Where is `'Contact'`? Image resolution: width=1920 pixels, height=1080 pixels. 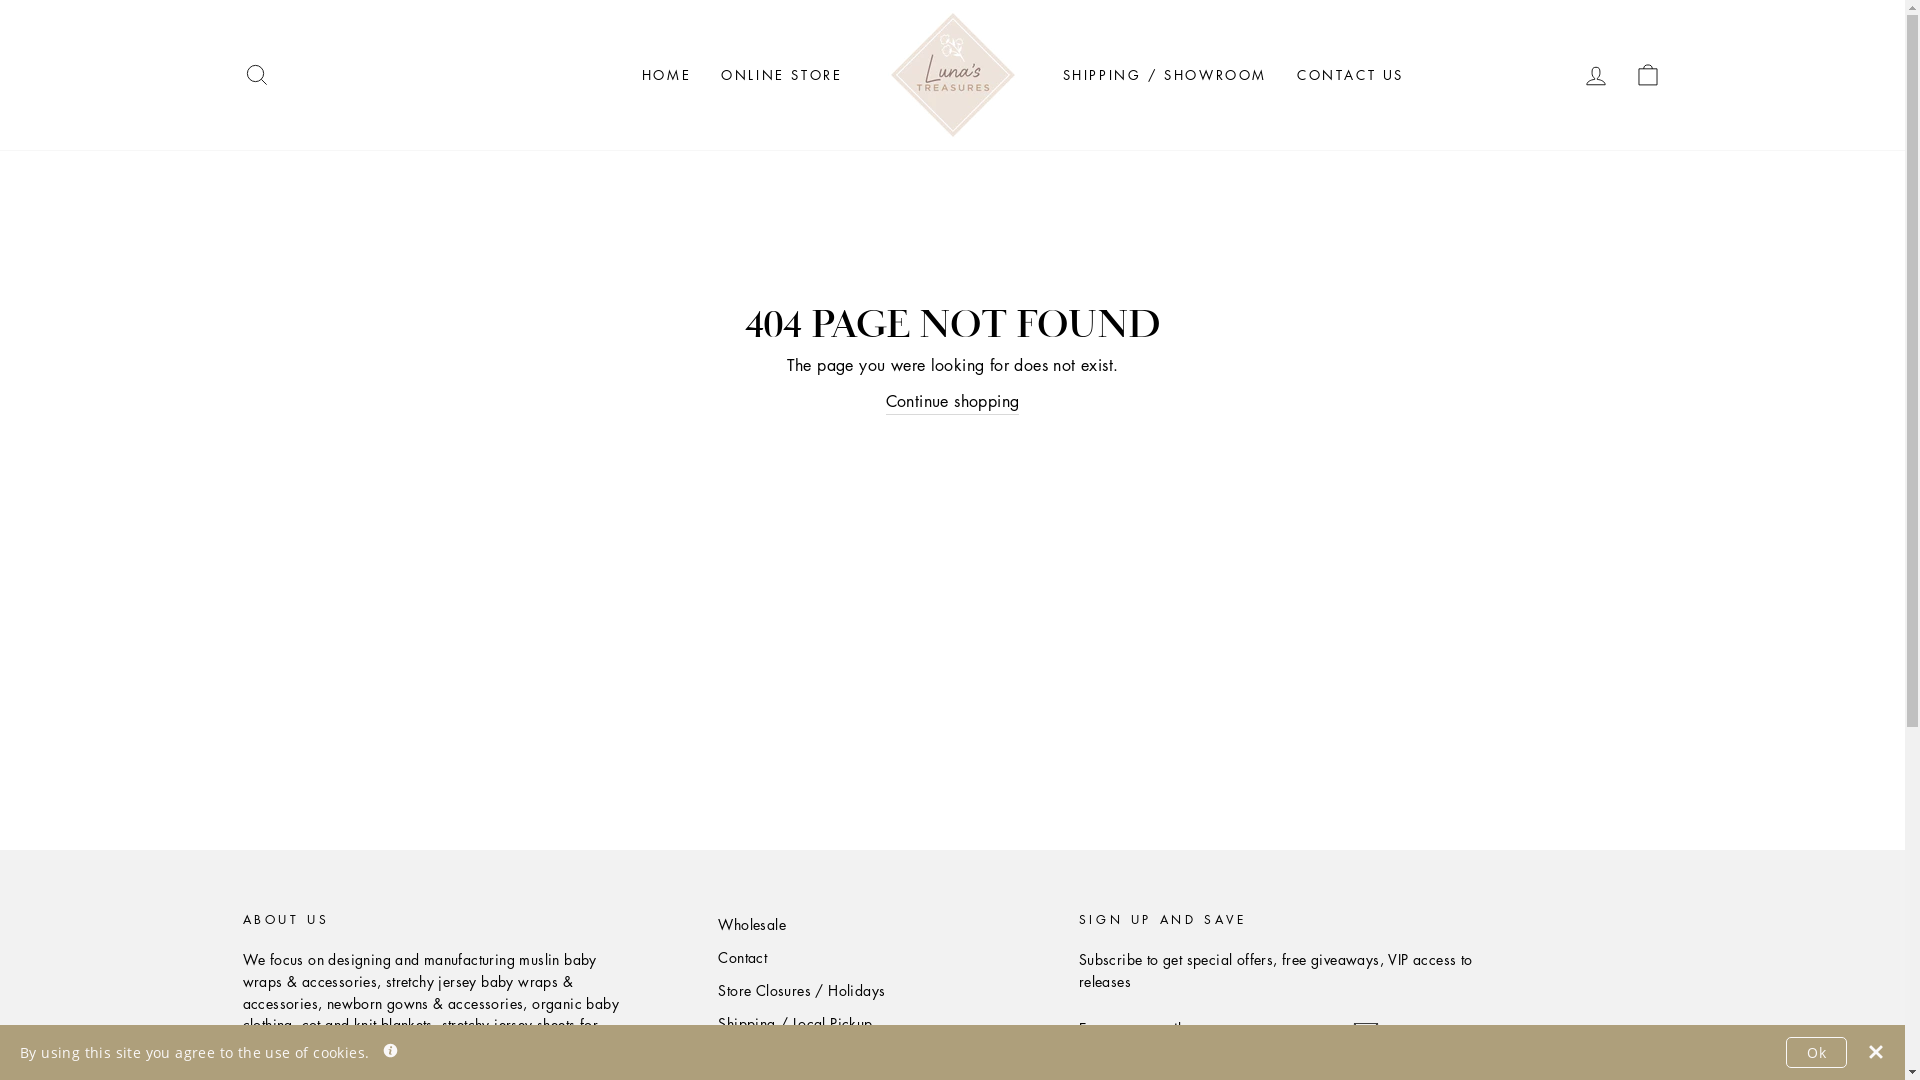
'Contact' is located at coordinates (741, 956).